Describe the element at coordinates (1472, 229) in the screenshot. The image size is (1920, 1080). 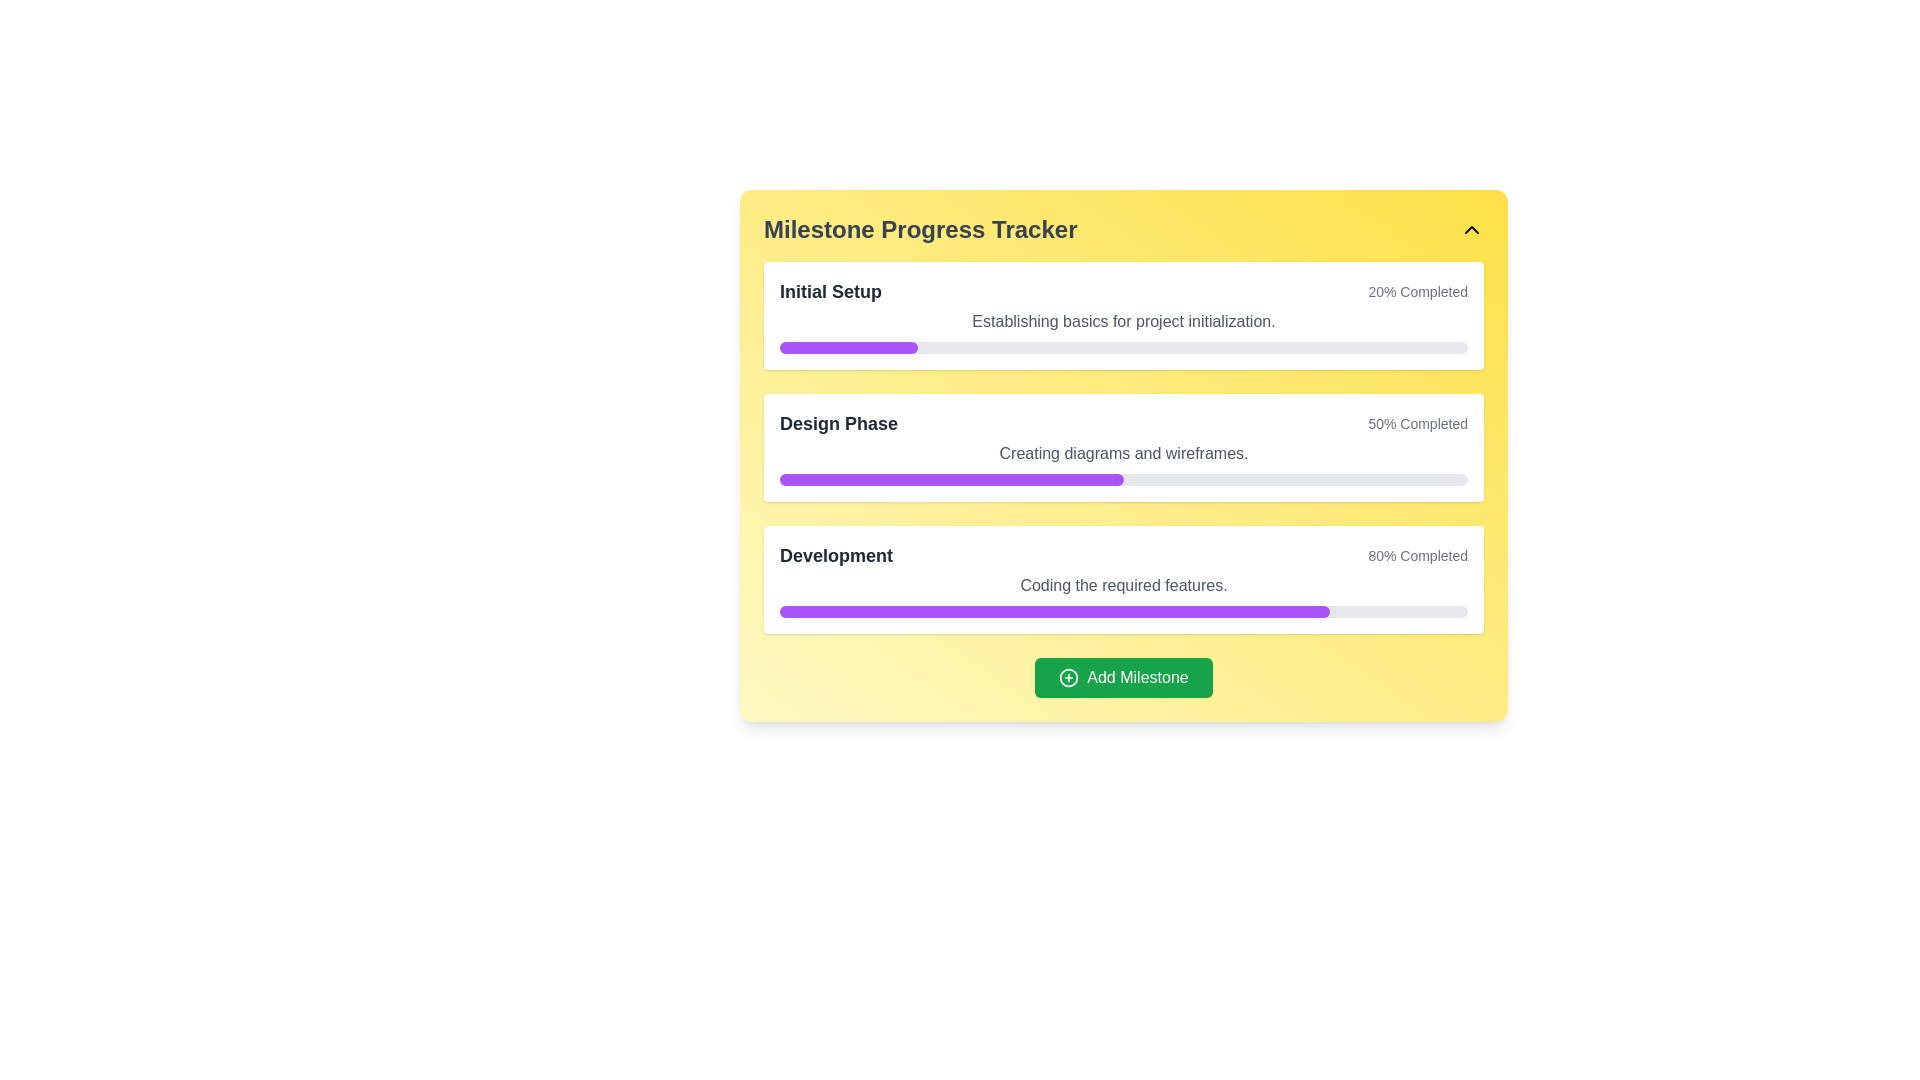
I see `the upward-pointing chevron button with a black outline on a yellow background located in the top-right corner of the 'Milestone Progress Tracker' header bar` at that location.